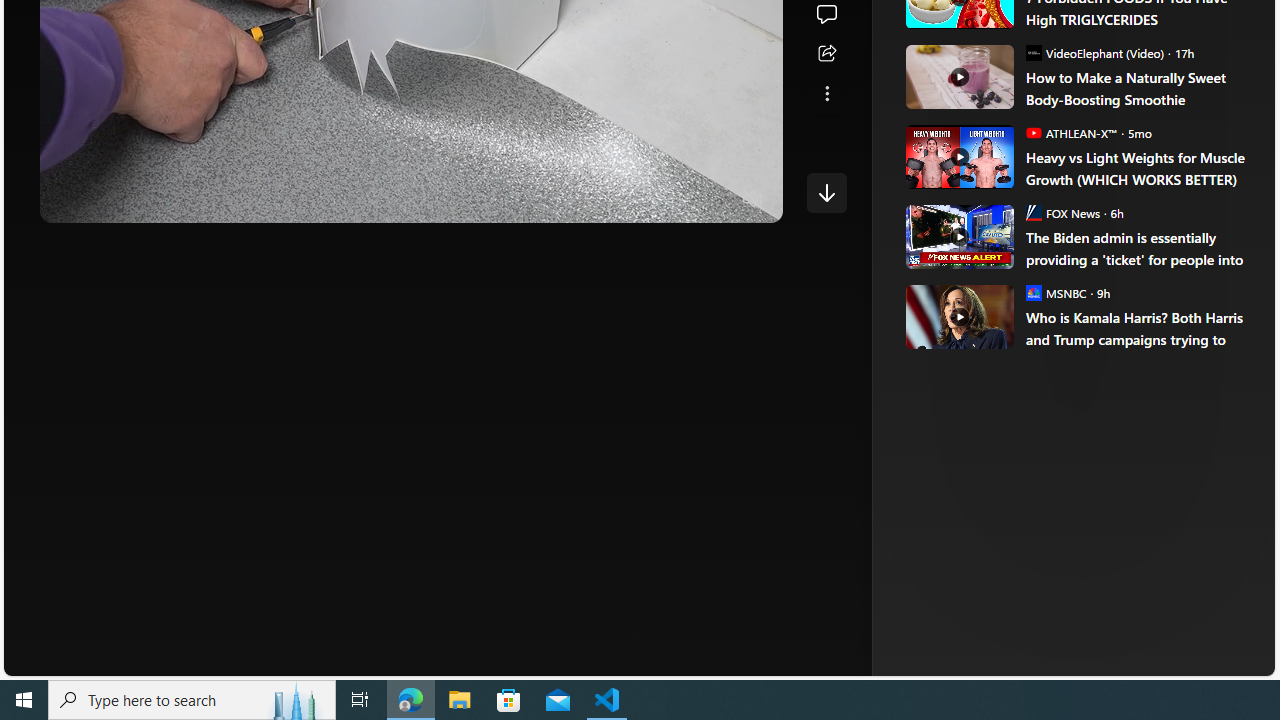 The image size is (1280, 720). Describe the element at coordinates (1136, 87) in the screenshot. I see `'How to Make a Naturally Sweet Body-Boosting Smoothie'` at that location.